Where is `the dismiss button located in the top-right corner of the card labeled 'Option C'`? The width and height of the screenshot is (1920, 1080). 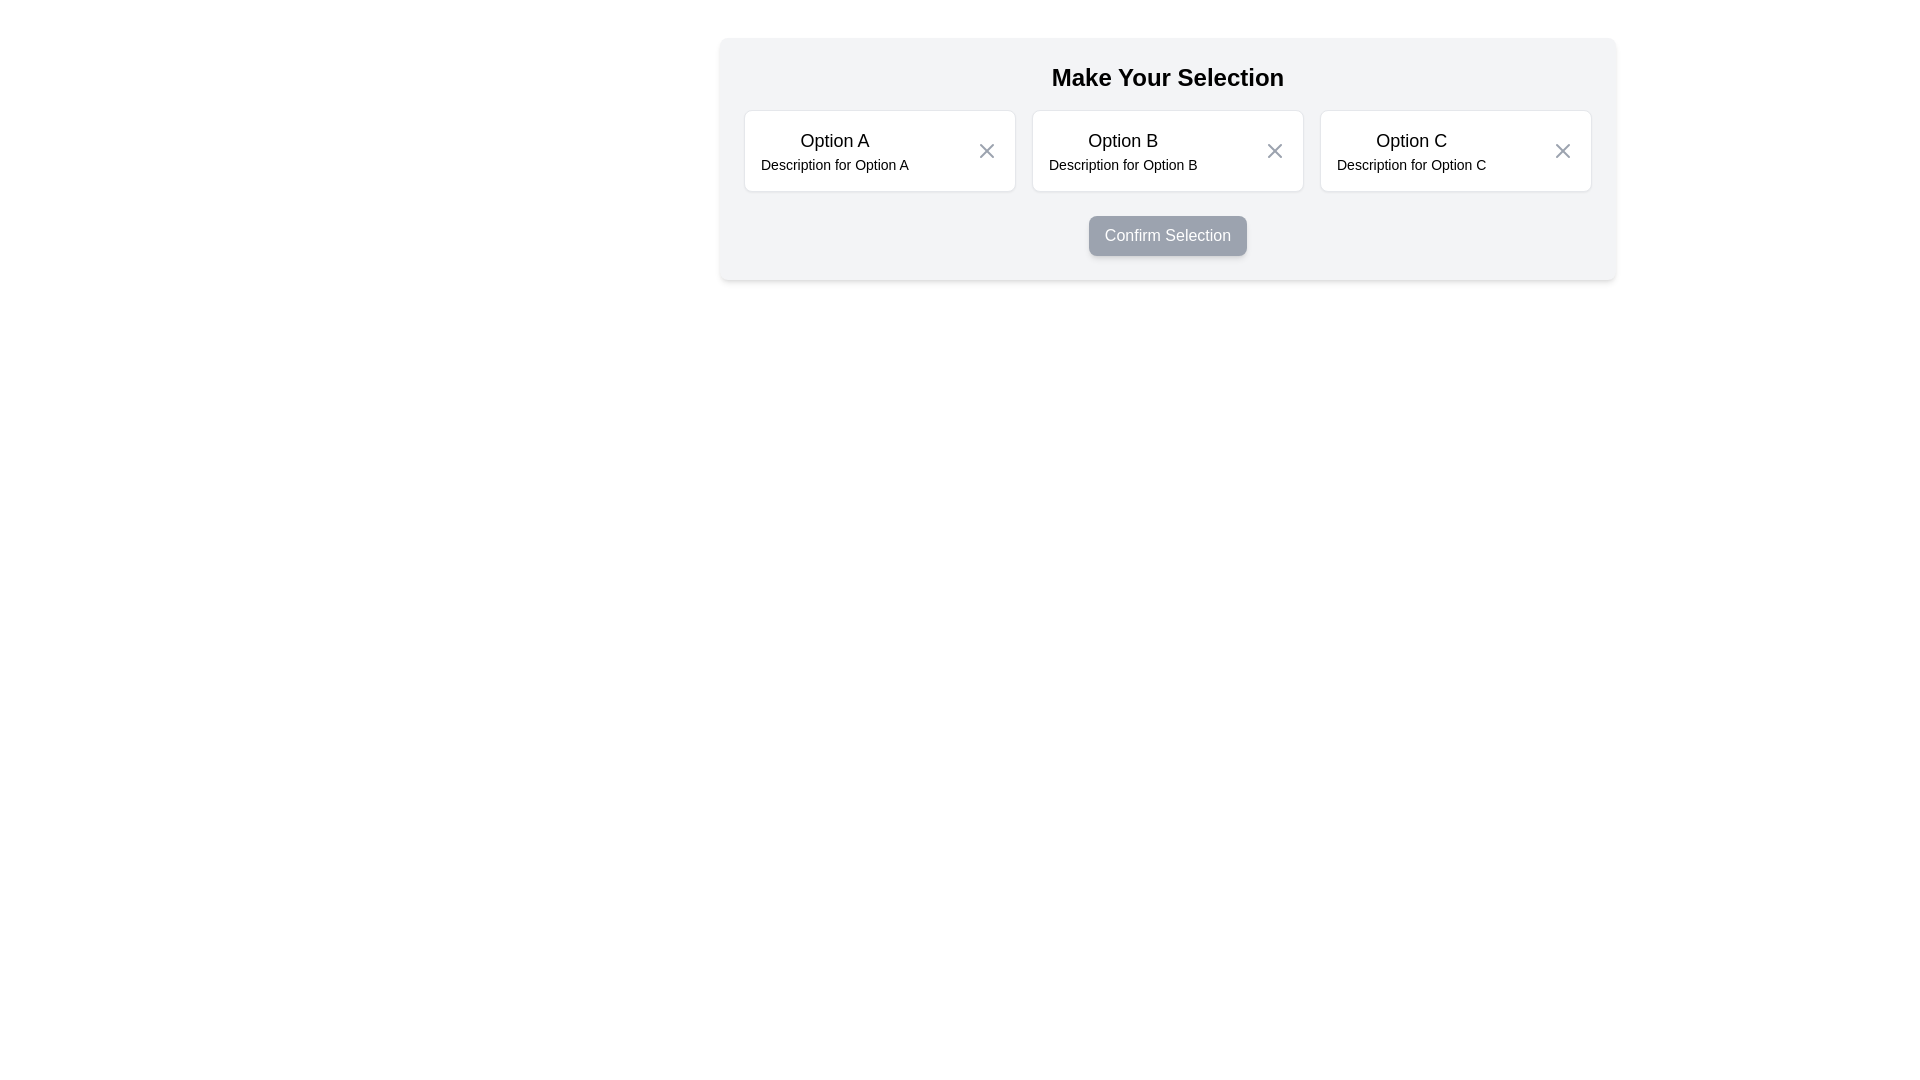
the dismiss button located in the top-right corner of the card labeled 'Option C' is located at coordinates (1562, 149).